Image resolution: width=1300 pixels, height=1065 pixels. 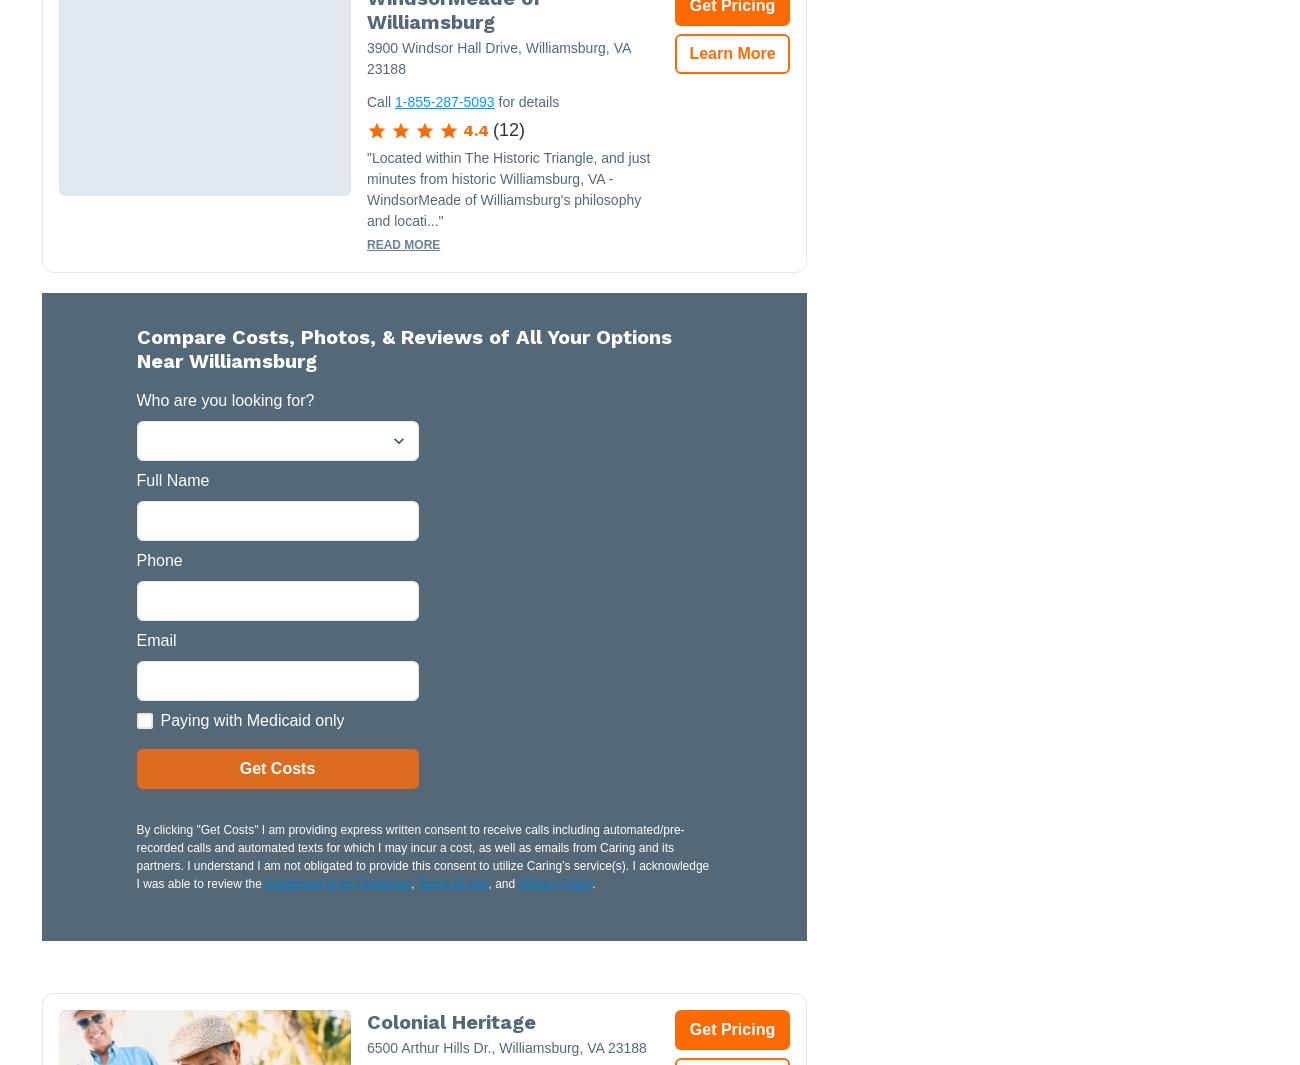 What do you see at coordinates (732, 52) in the screenshot?
I see `'Learn More'` at bounding box center [732, 52].